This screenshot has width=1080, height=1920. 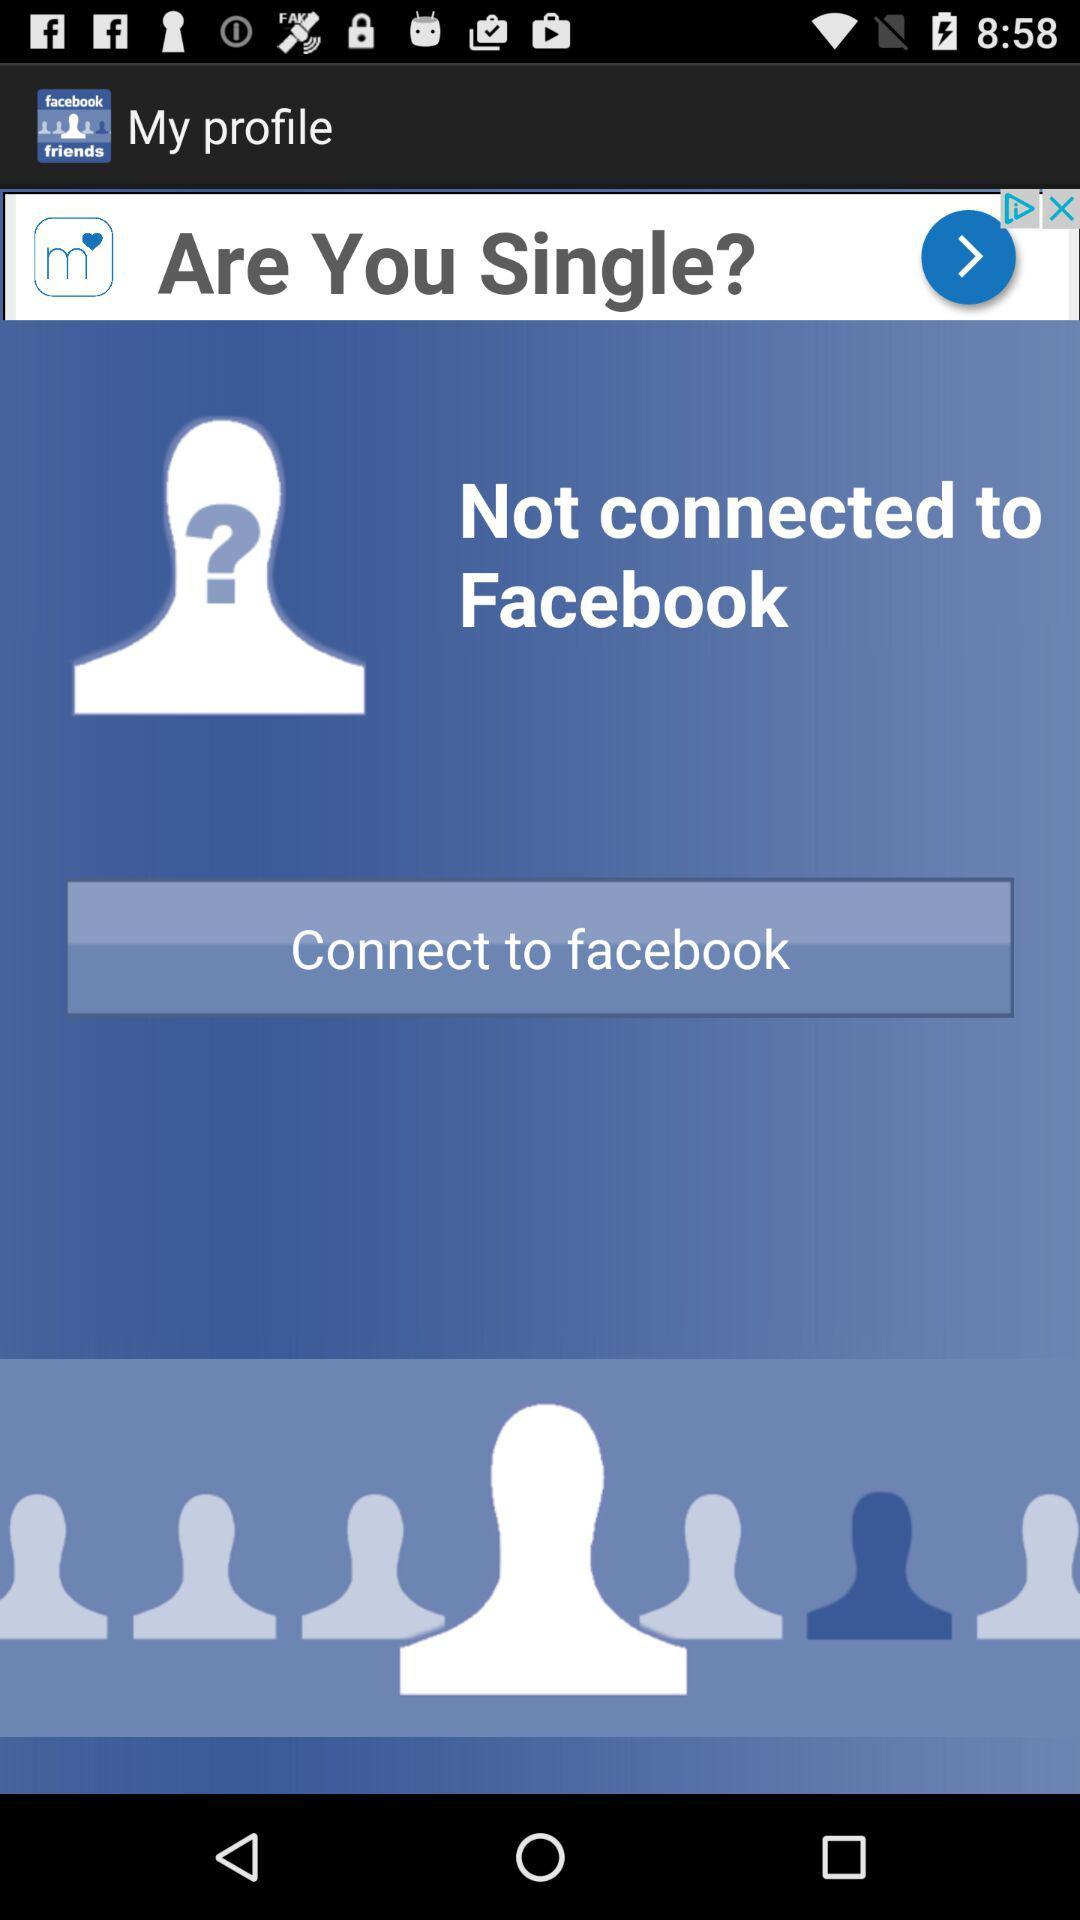 What do you see at coordinates (540, 253) in the screenshot?
I see `open advertisement for dating site` at bounding box center [540, 253].